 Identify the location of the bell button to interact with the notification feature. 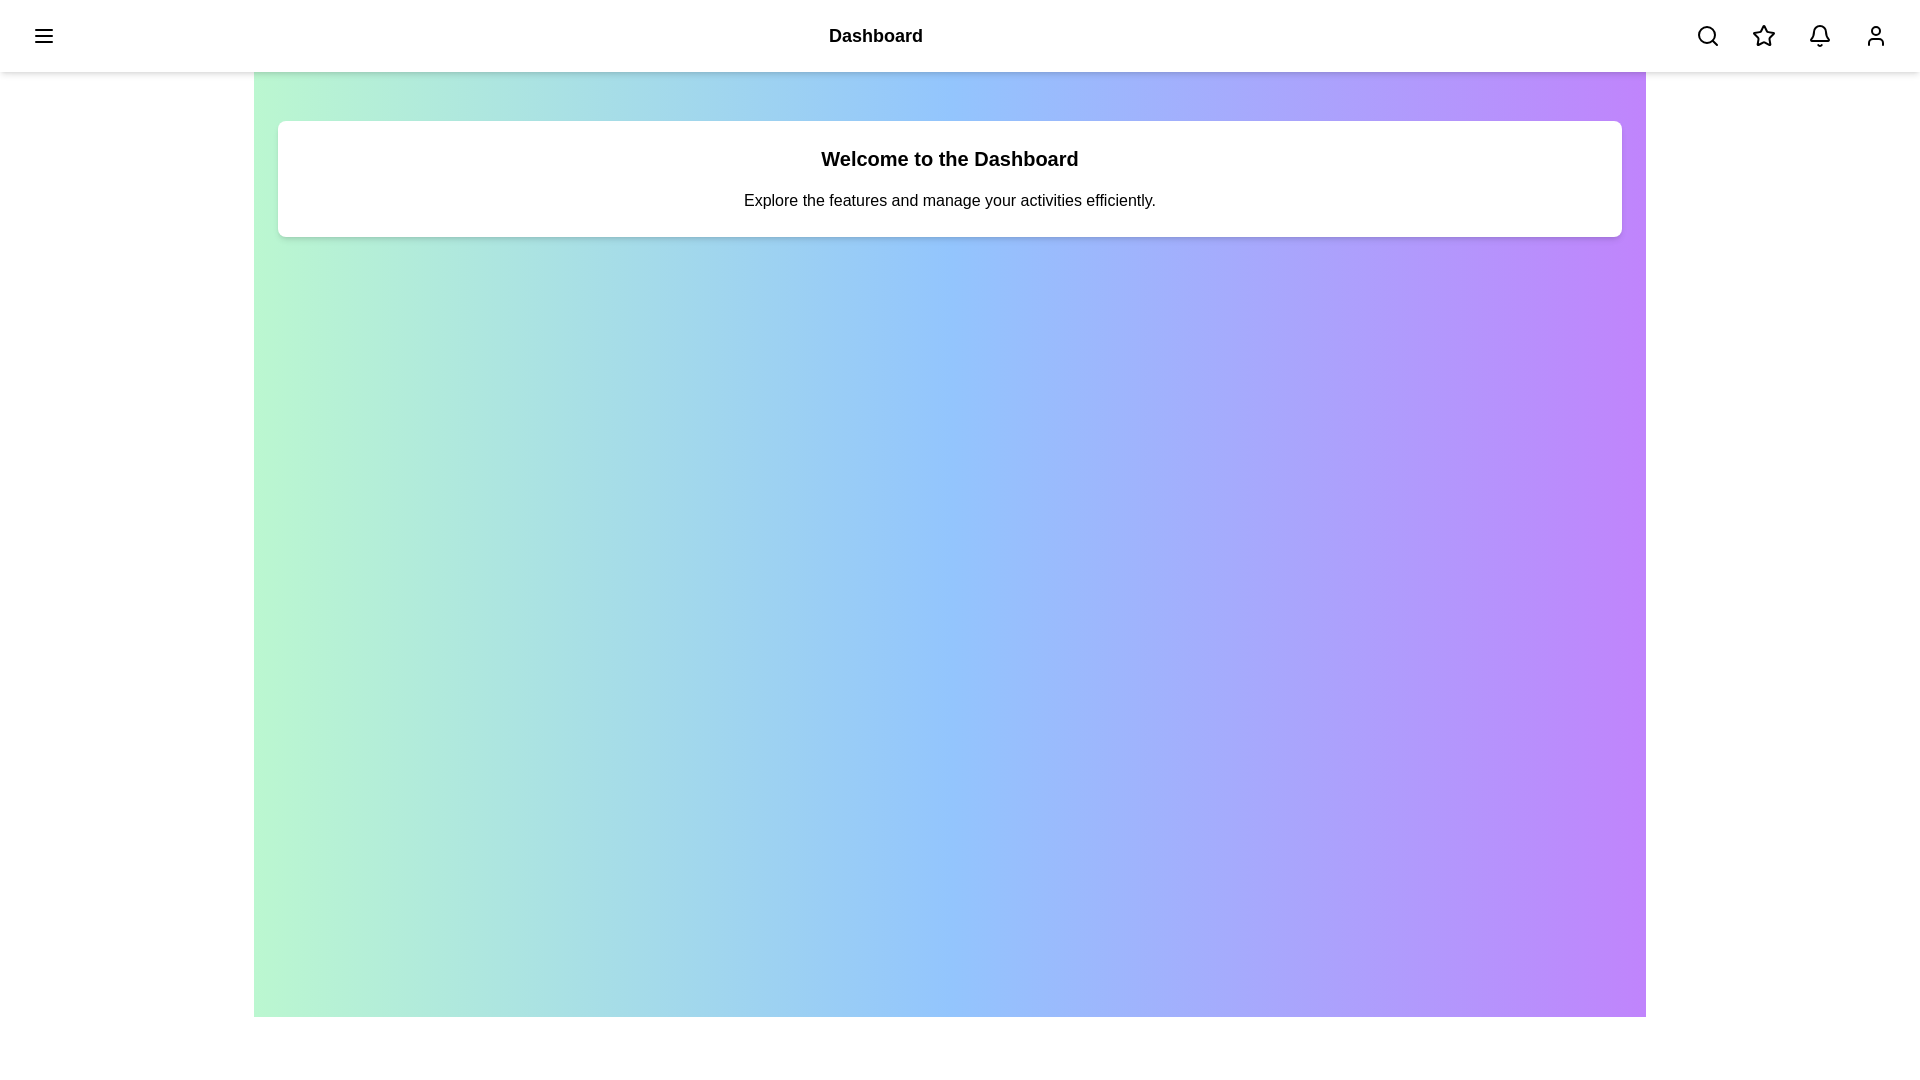
(1819, 35).